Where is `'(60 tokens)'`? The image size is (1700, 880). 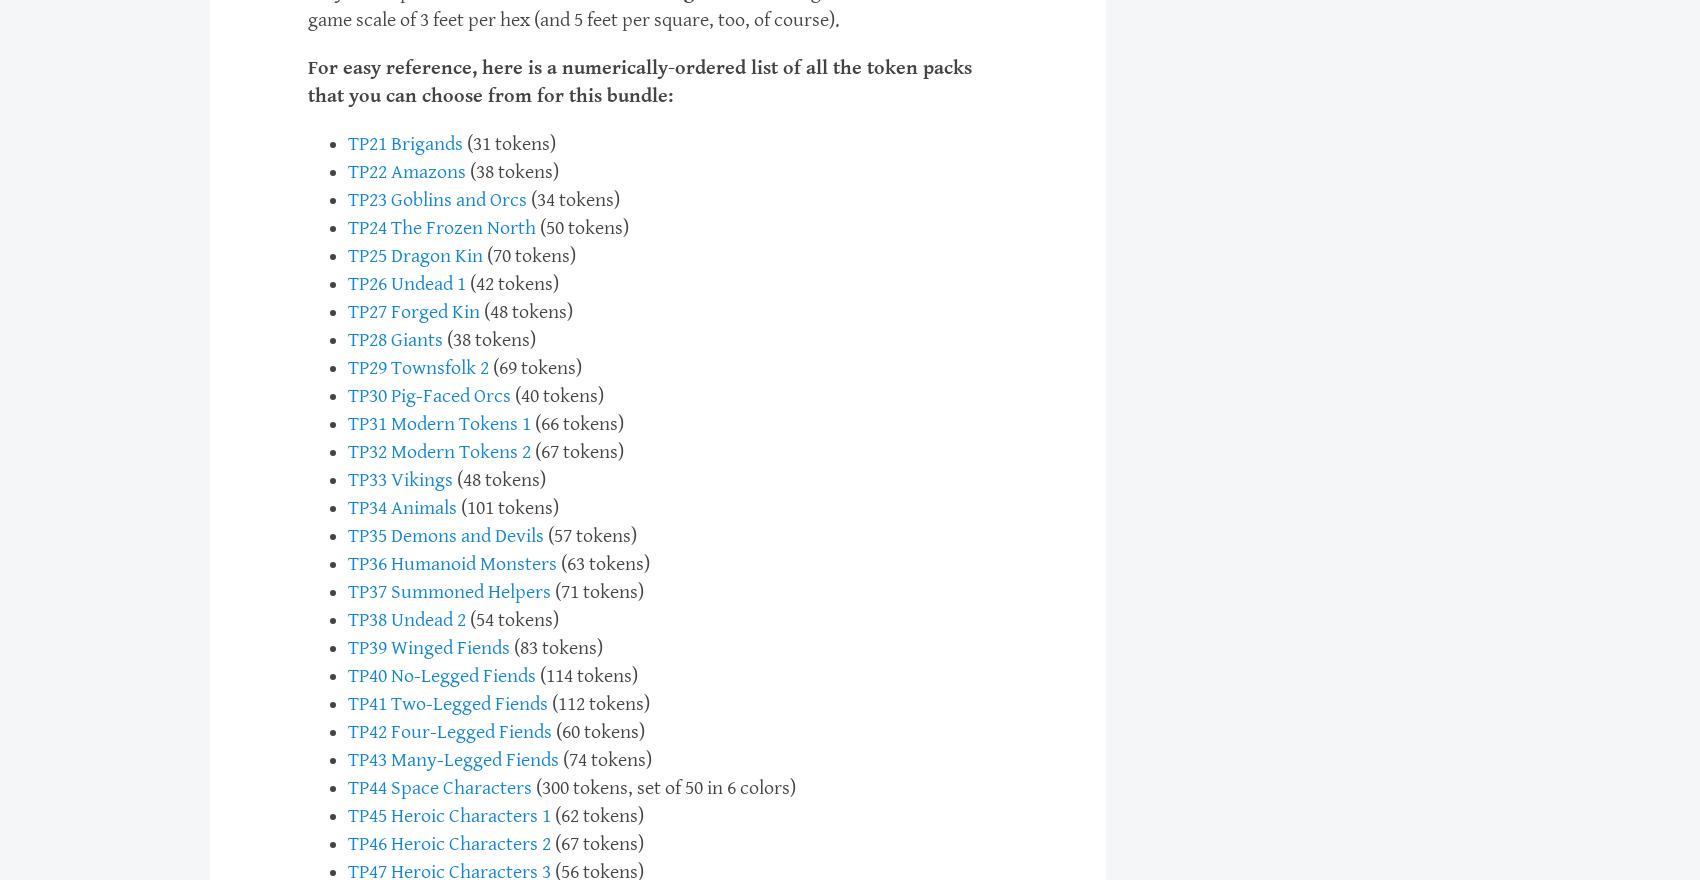
'(60 tokens)' is located at coordinates (597, 732).